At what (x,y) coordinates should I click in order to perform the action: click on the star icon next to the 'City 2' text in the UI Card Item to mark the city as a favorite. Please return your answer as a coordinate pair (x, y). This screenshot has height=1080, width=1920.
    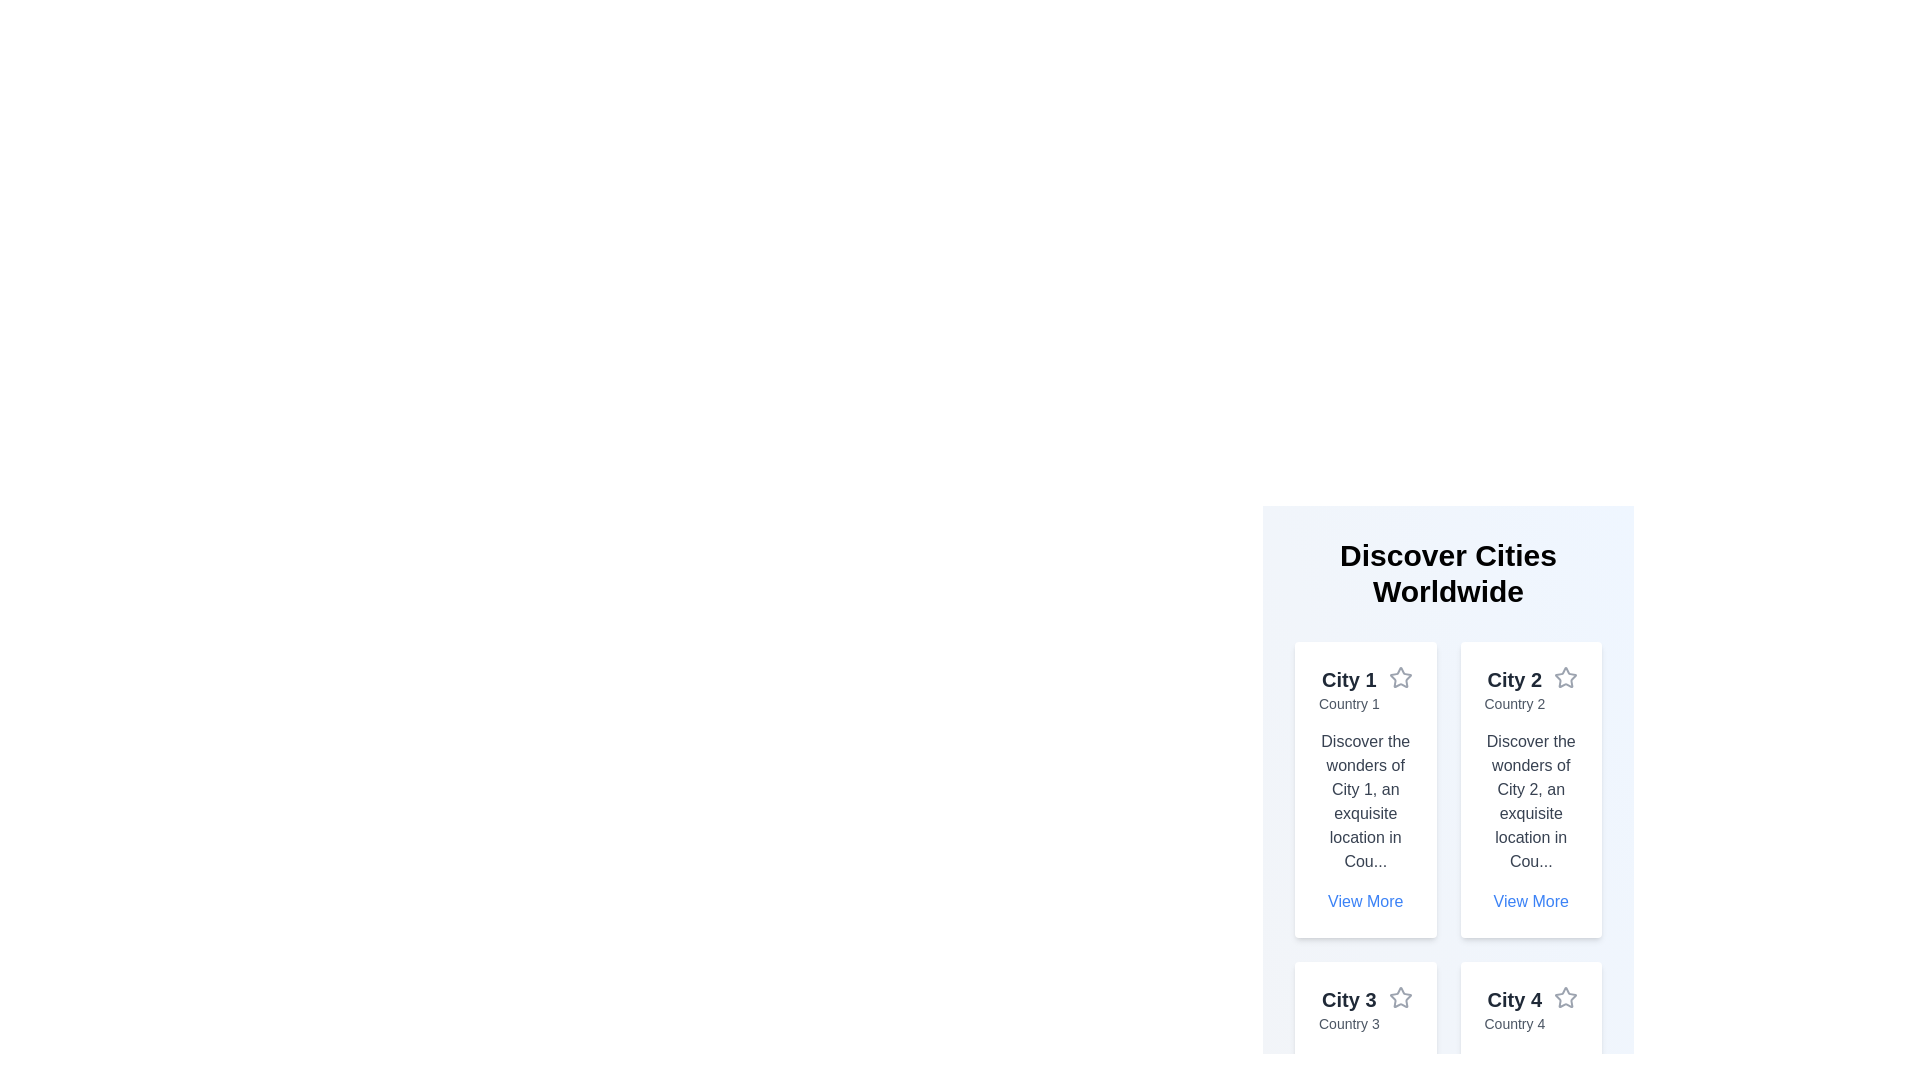
    Looking at the image, I should click on (1530, 689).